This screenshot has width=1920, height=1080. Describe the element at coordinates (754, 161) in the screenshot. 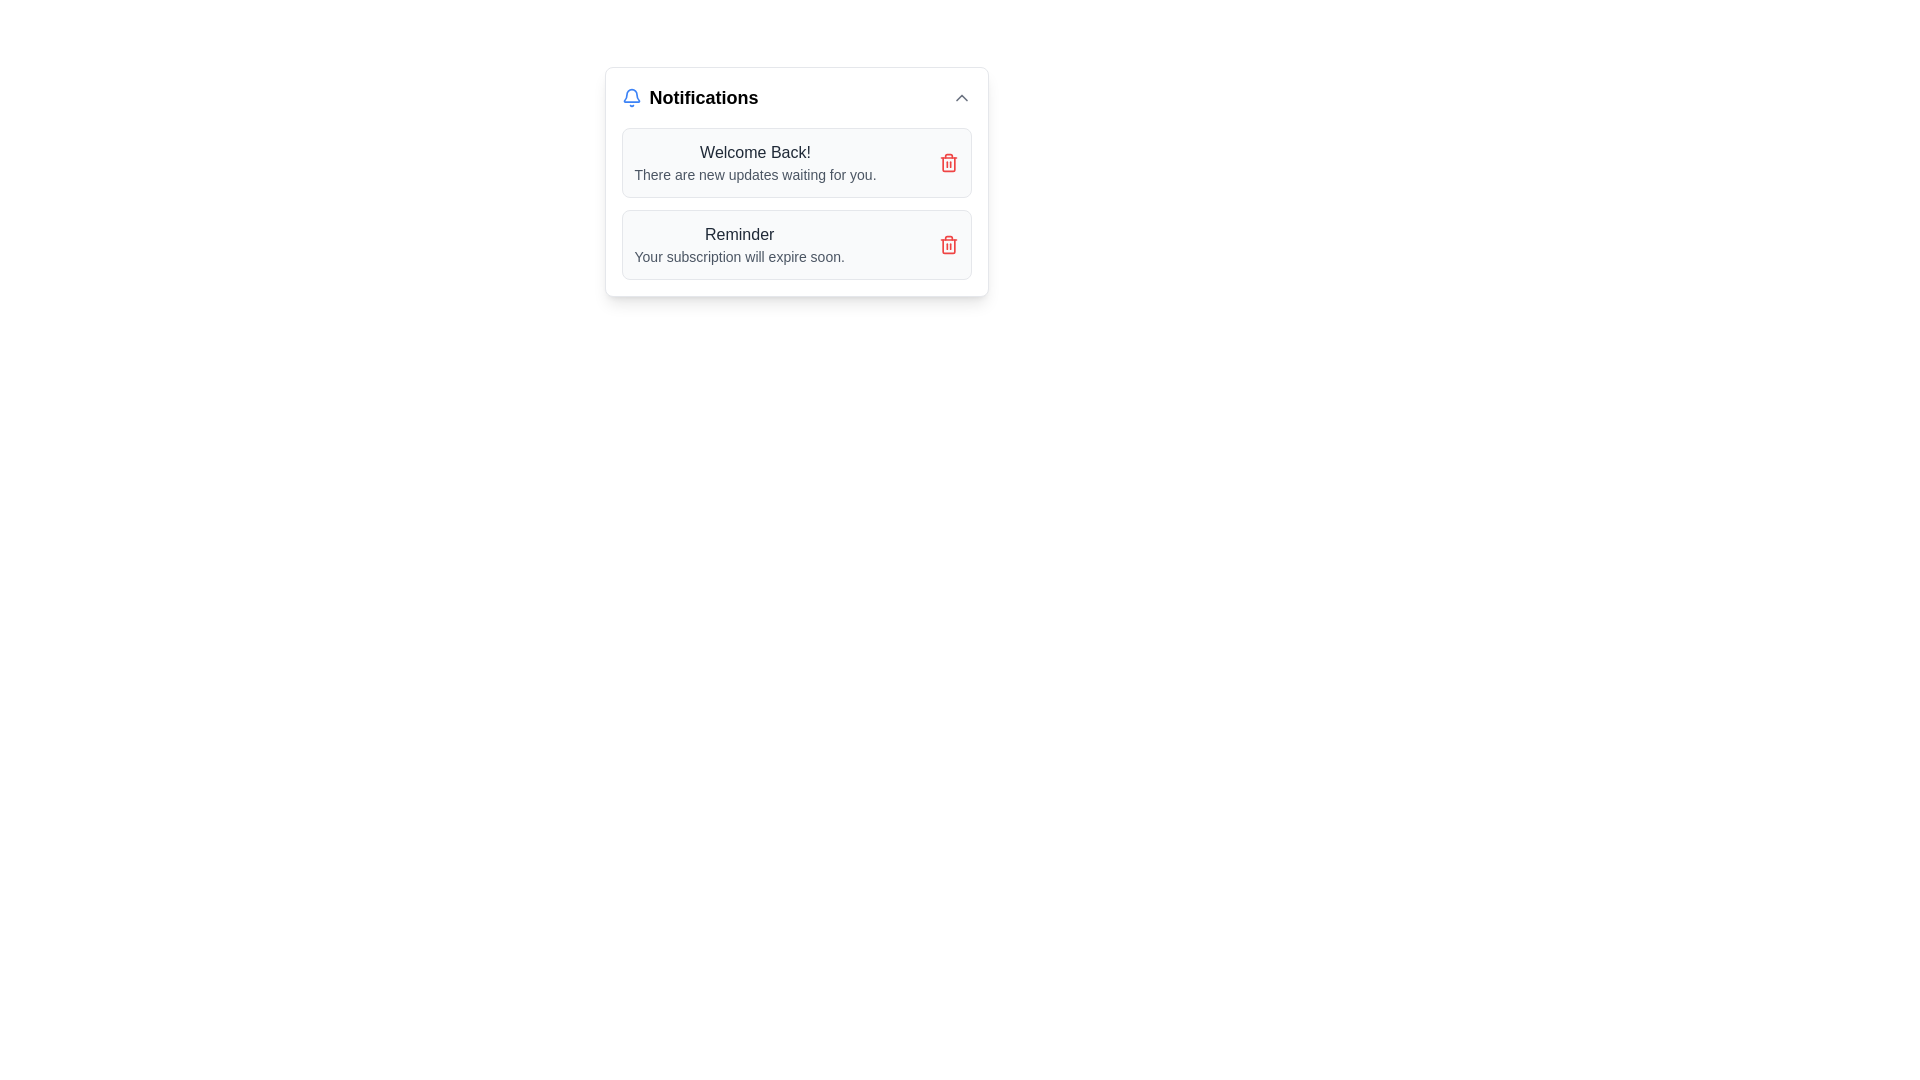

I see `the Text Display element that conveys welcome messages and notifications about new updates, positioned at the top of the notification group` at that location.